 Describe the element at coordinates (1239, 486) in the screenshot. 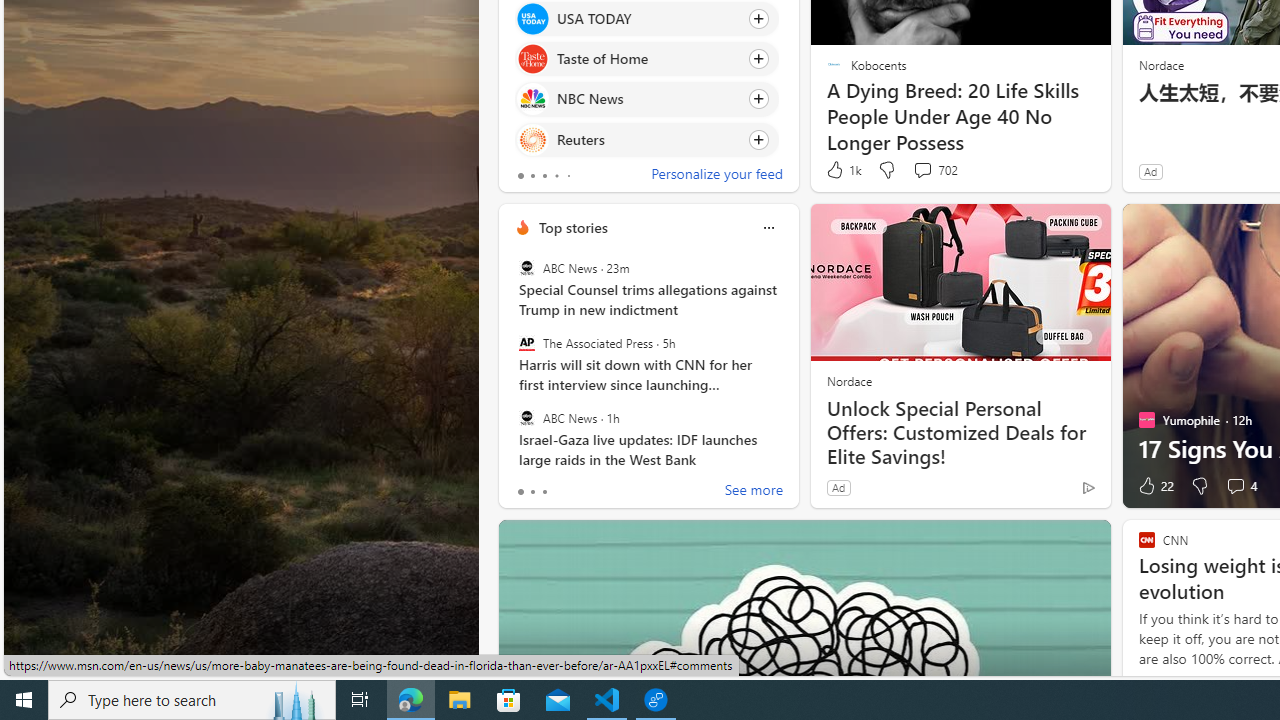

I see `'View comments 4 Comment'` at that location.